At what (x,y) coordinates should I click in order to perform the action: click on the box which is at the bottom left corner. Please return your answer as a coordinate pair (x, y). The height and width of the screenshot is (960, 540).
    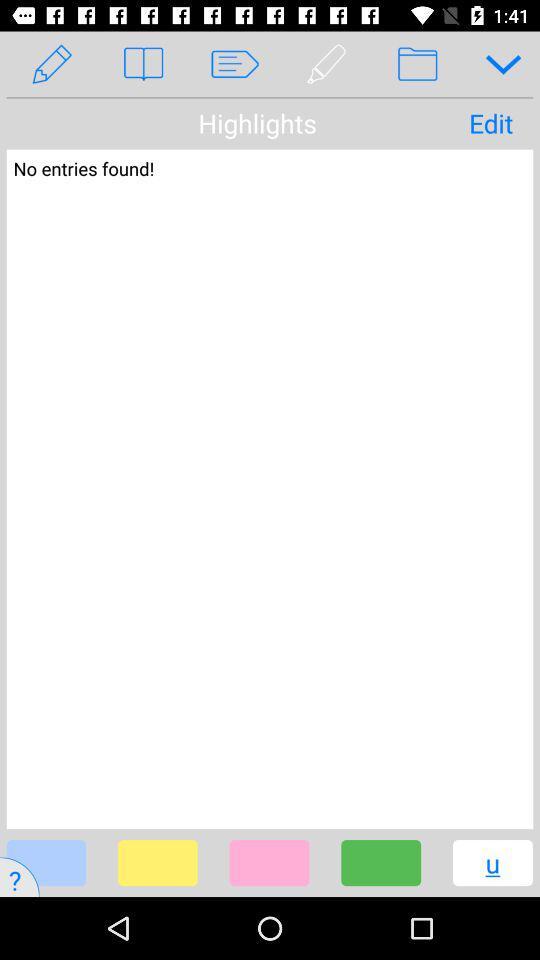
    Looking at the image, I should click on (46, 862).